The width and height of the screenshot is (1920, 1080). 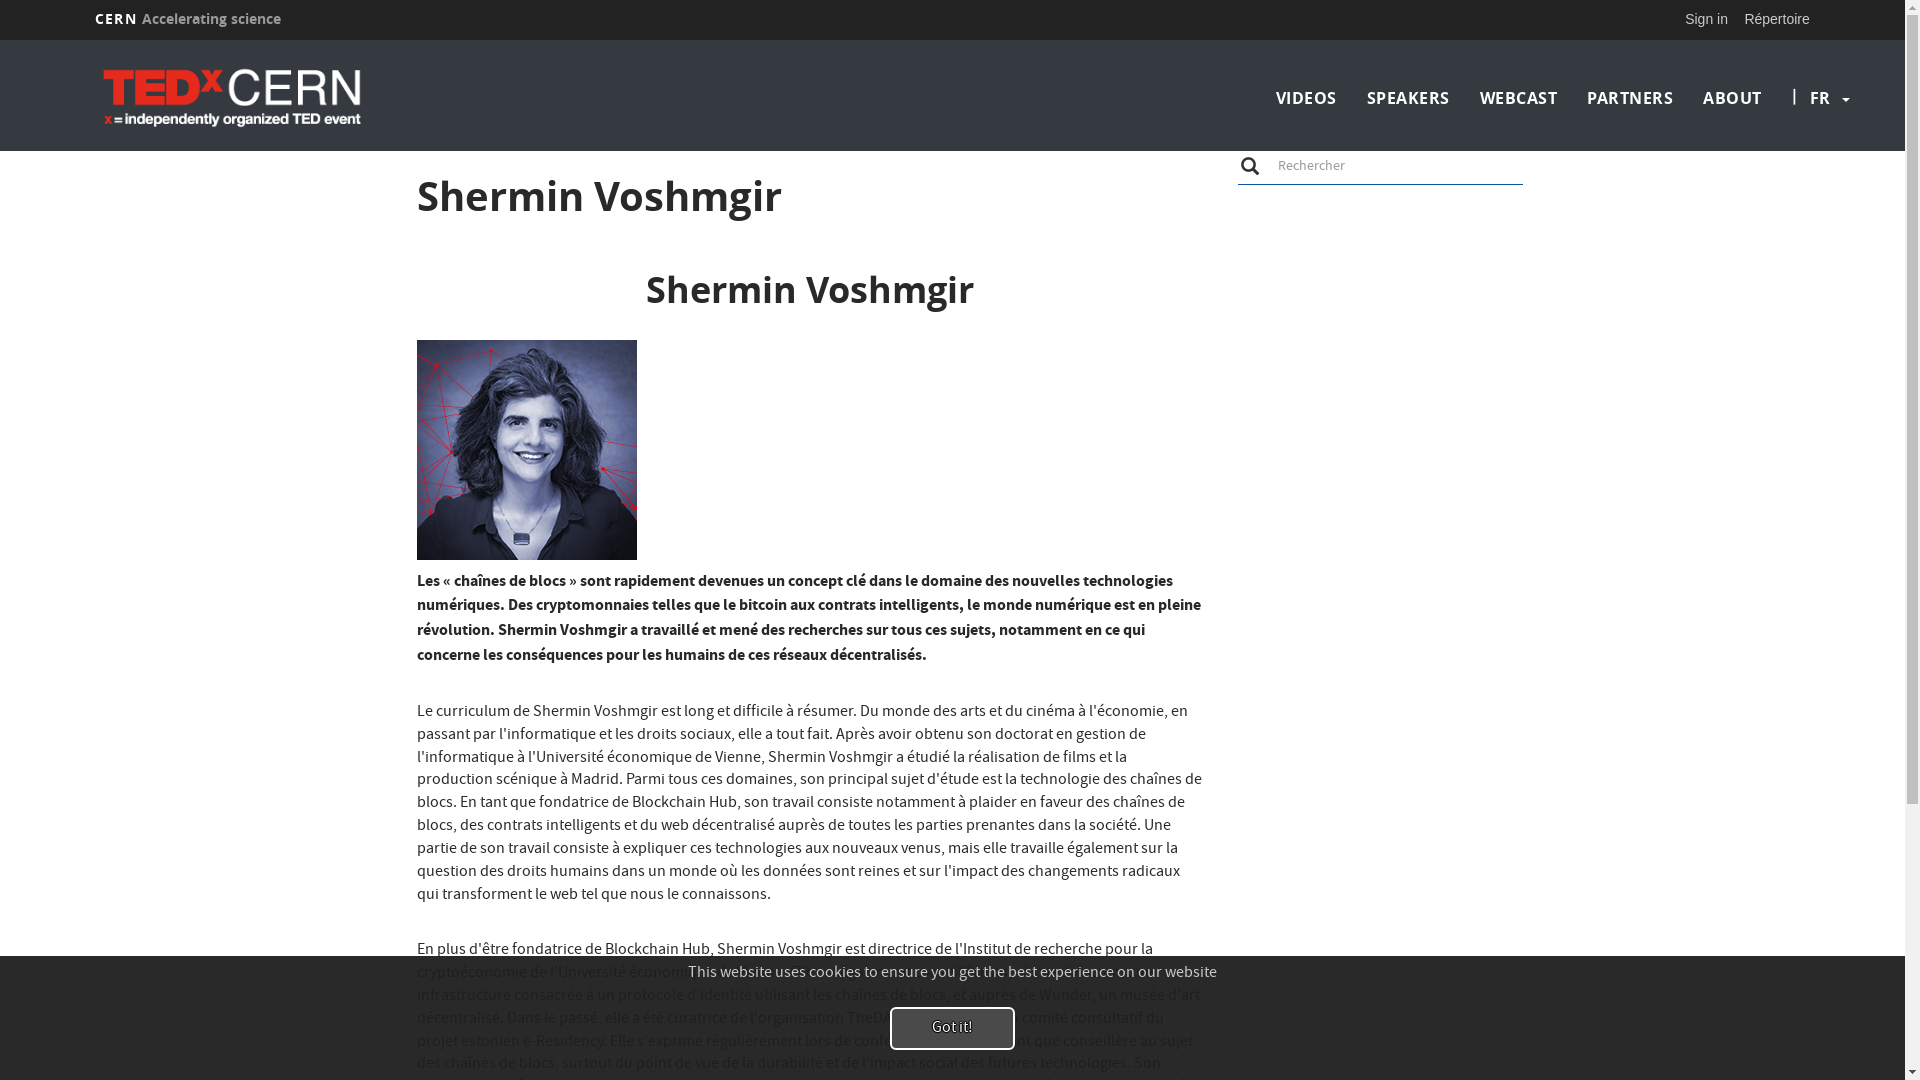 What do you see at coordinates (1366, 97) in the screenshot?
I see `'SPEAKERS'` at bounding box center [1366, 97].